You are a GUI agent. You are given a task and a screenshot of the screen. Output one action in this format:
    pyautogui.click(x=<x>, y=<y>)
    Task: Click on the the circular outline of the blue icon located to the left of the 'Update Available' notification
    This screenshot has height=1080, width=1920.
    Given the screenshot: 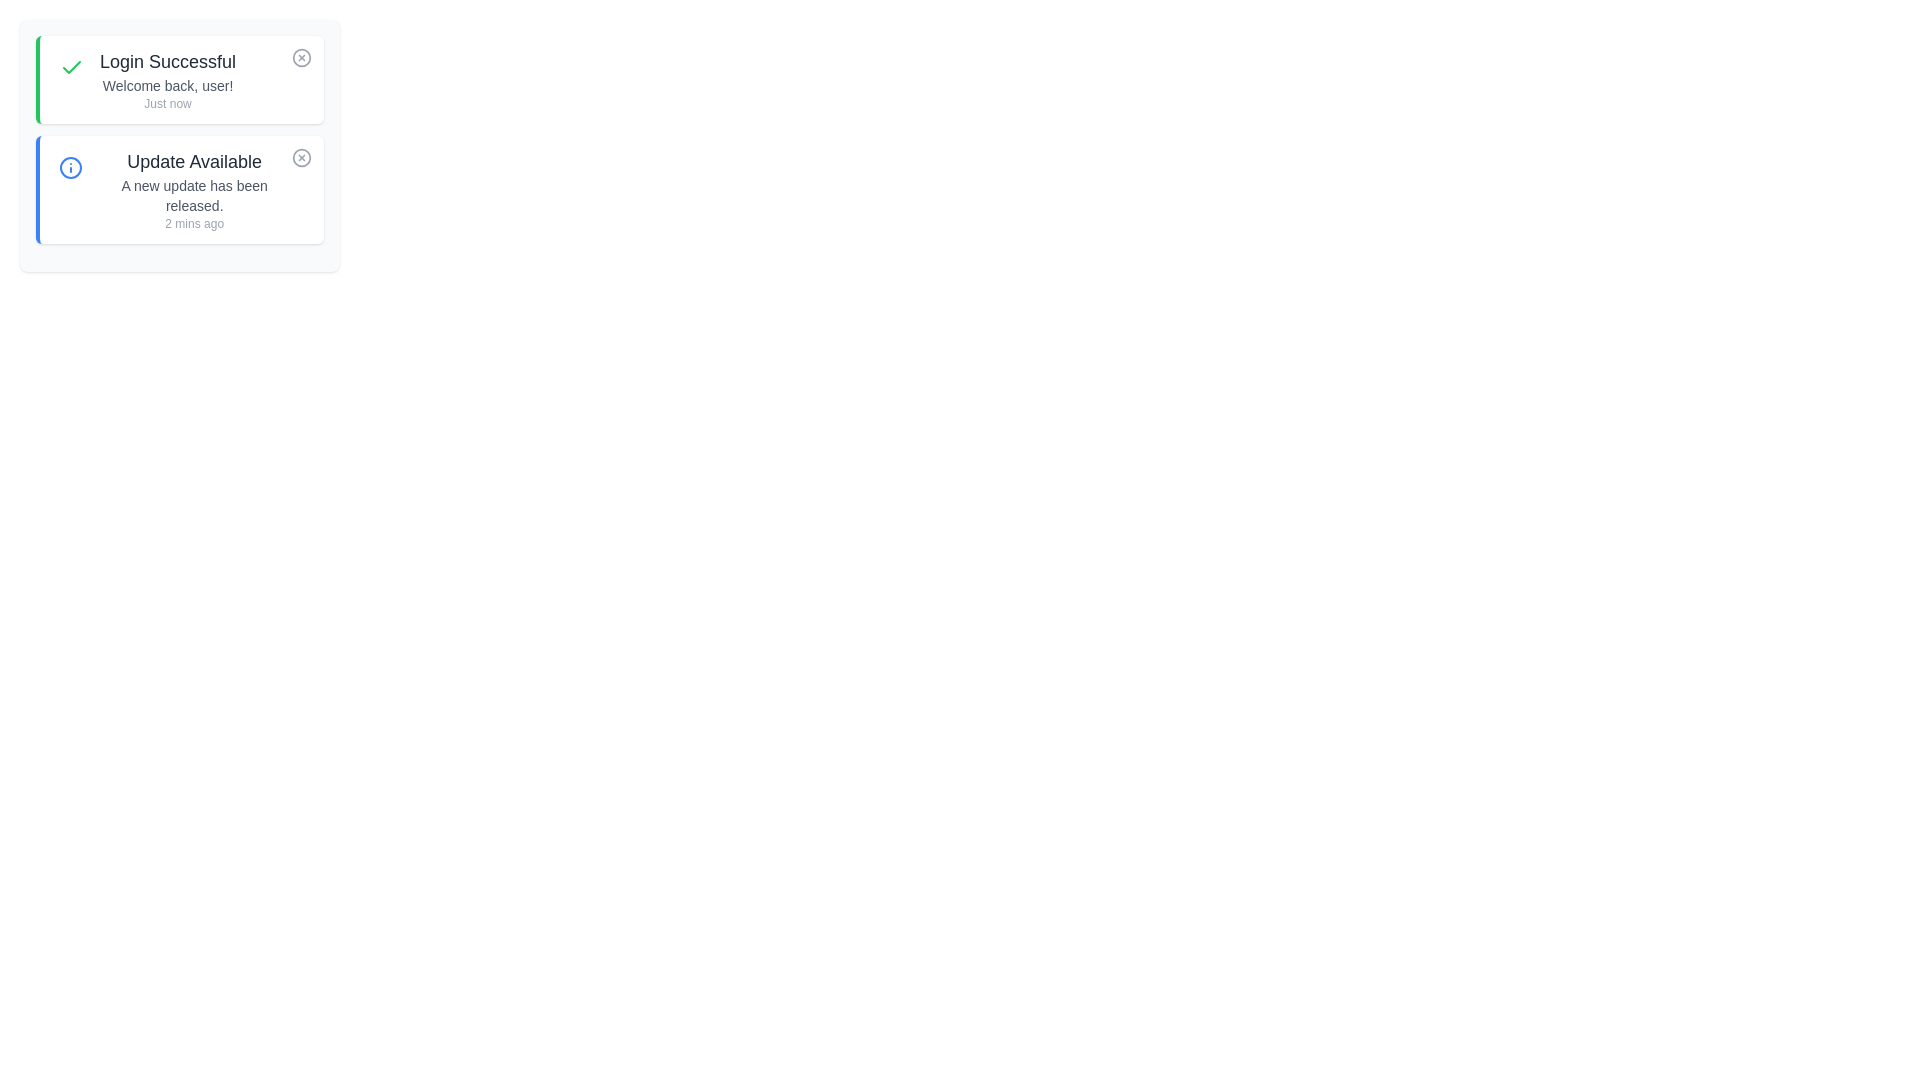 What is the action you would take?
    pyautogui.click(x=70, y=167)
    